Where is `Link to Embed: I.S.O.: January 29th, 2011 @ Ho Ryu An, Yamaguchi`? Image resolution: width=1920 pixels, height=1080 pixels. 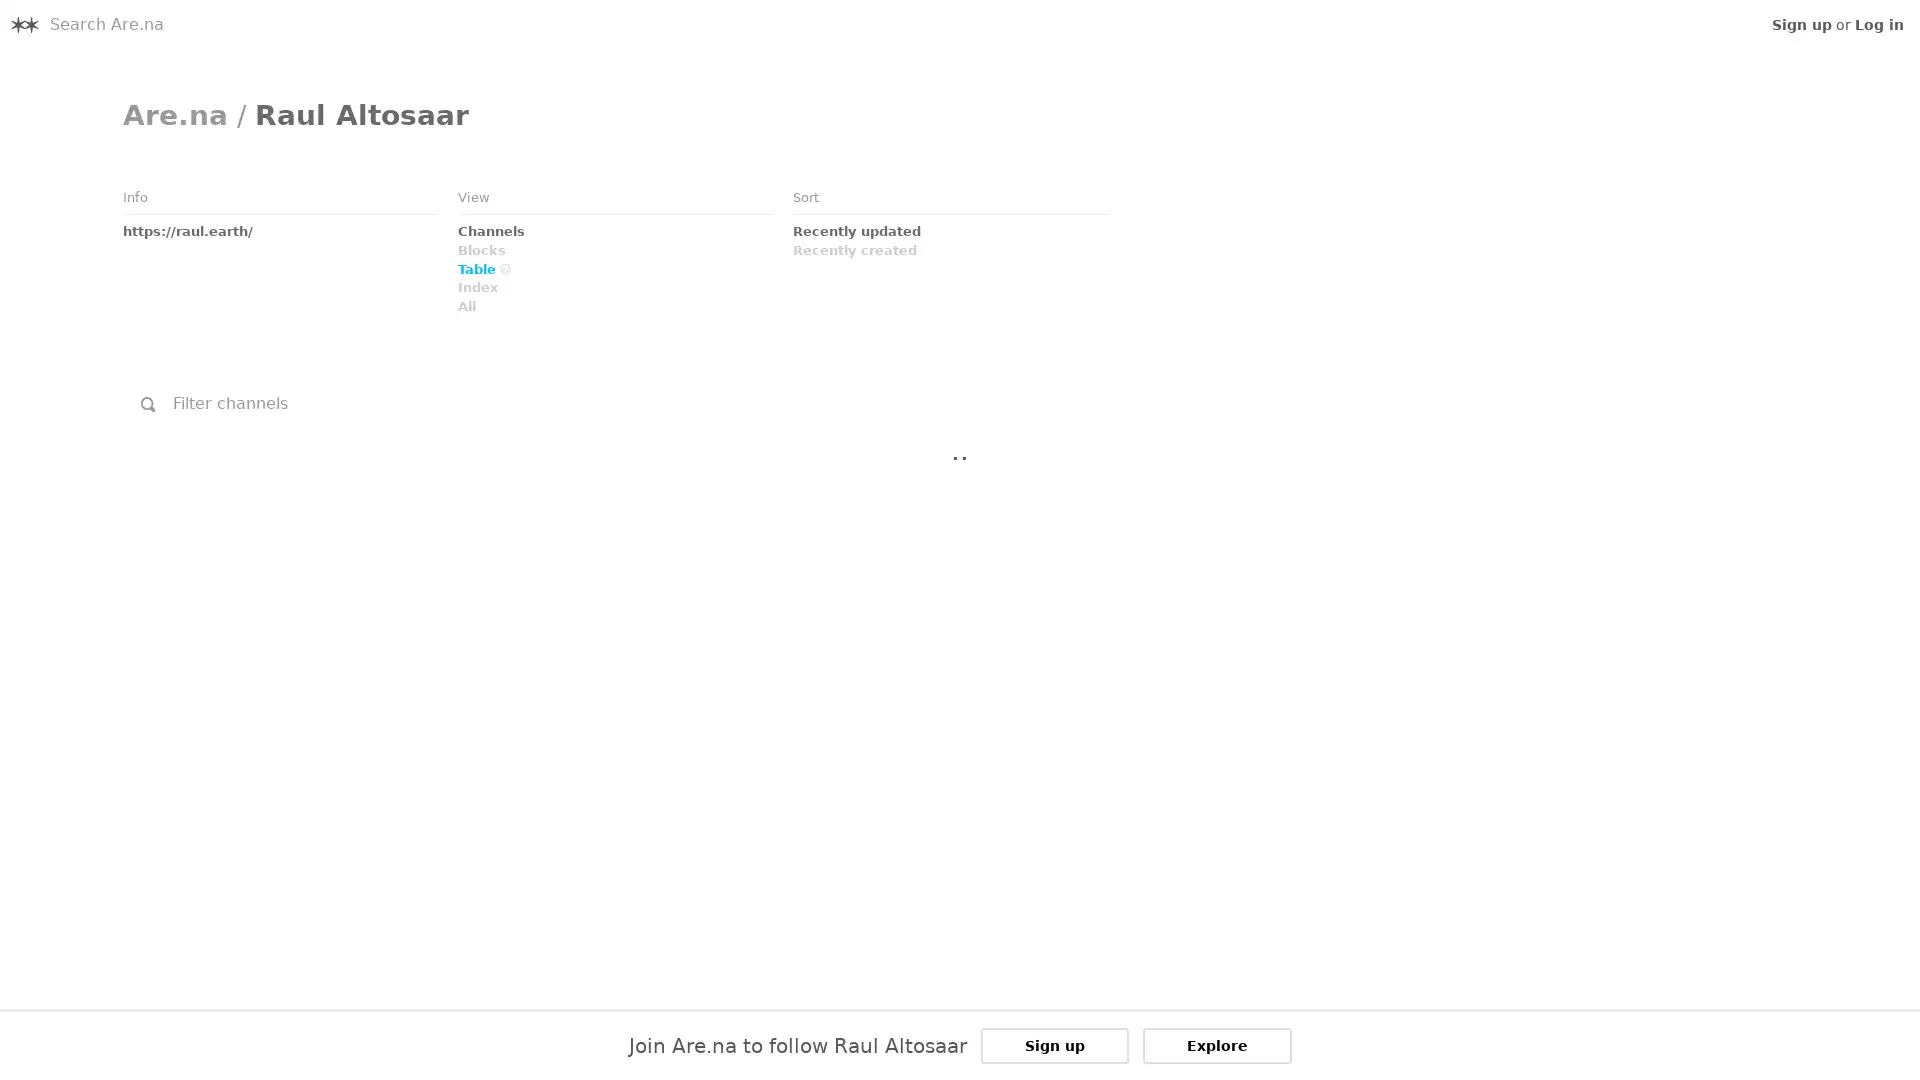 Link to Embed: I.S.O.: January 29th, 2011 @ Ho Ryu An, Yamaguchi is located at coordinates (948, 595).